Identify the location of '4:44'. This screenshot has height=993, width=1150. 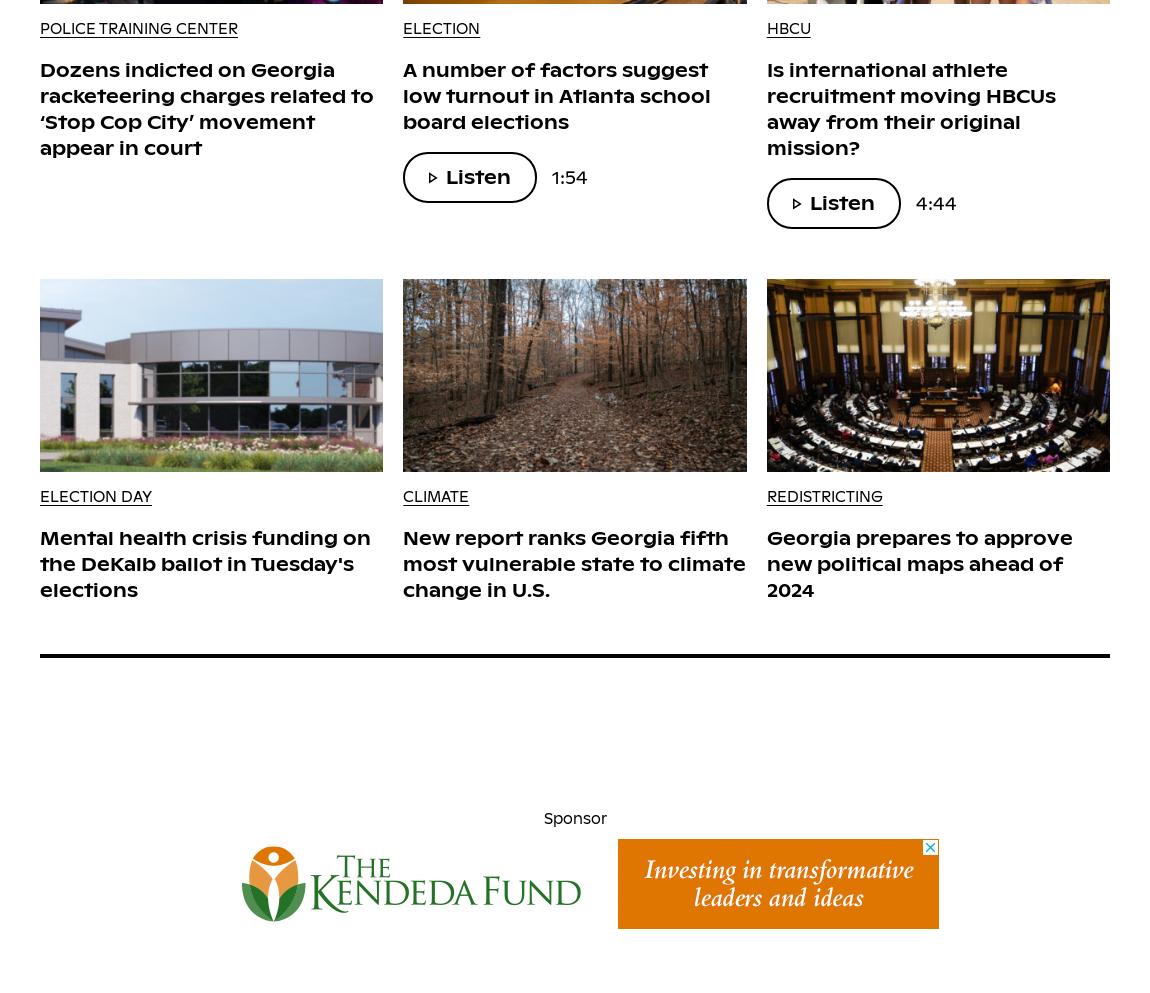
(935, 203).